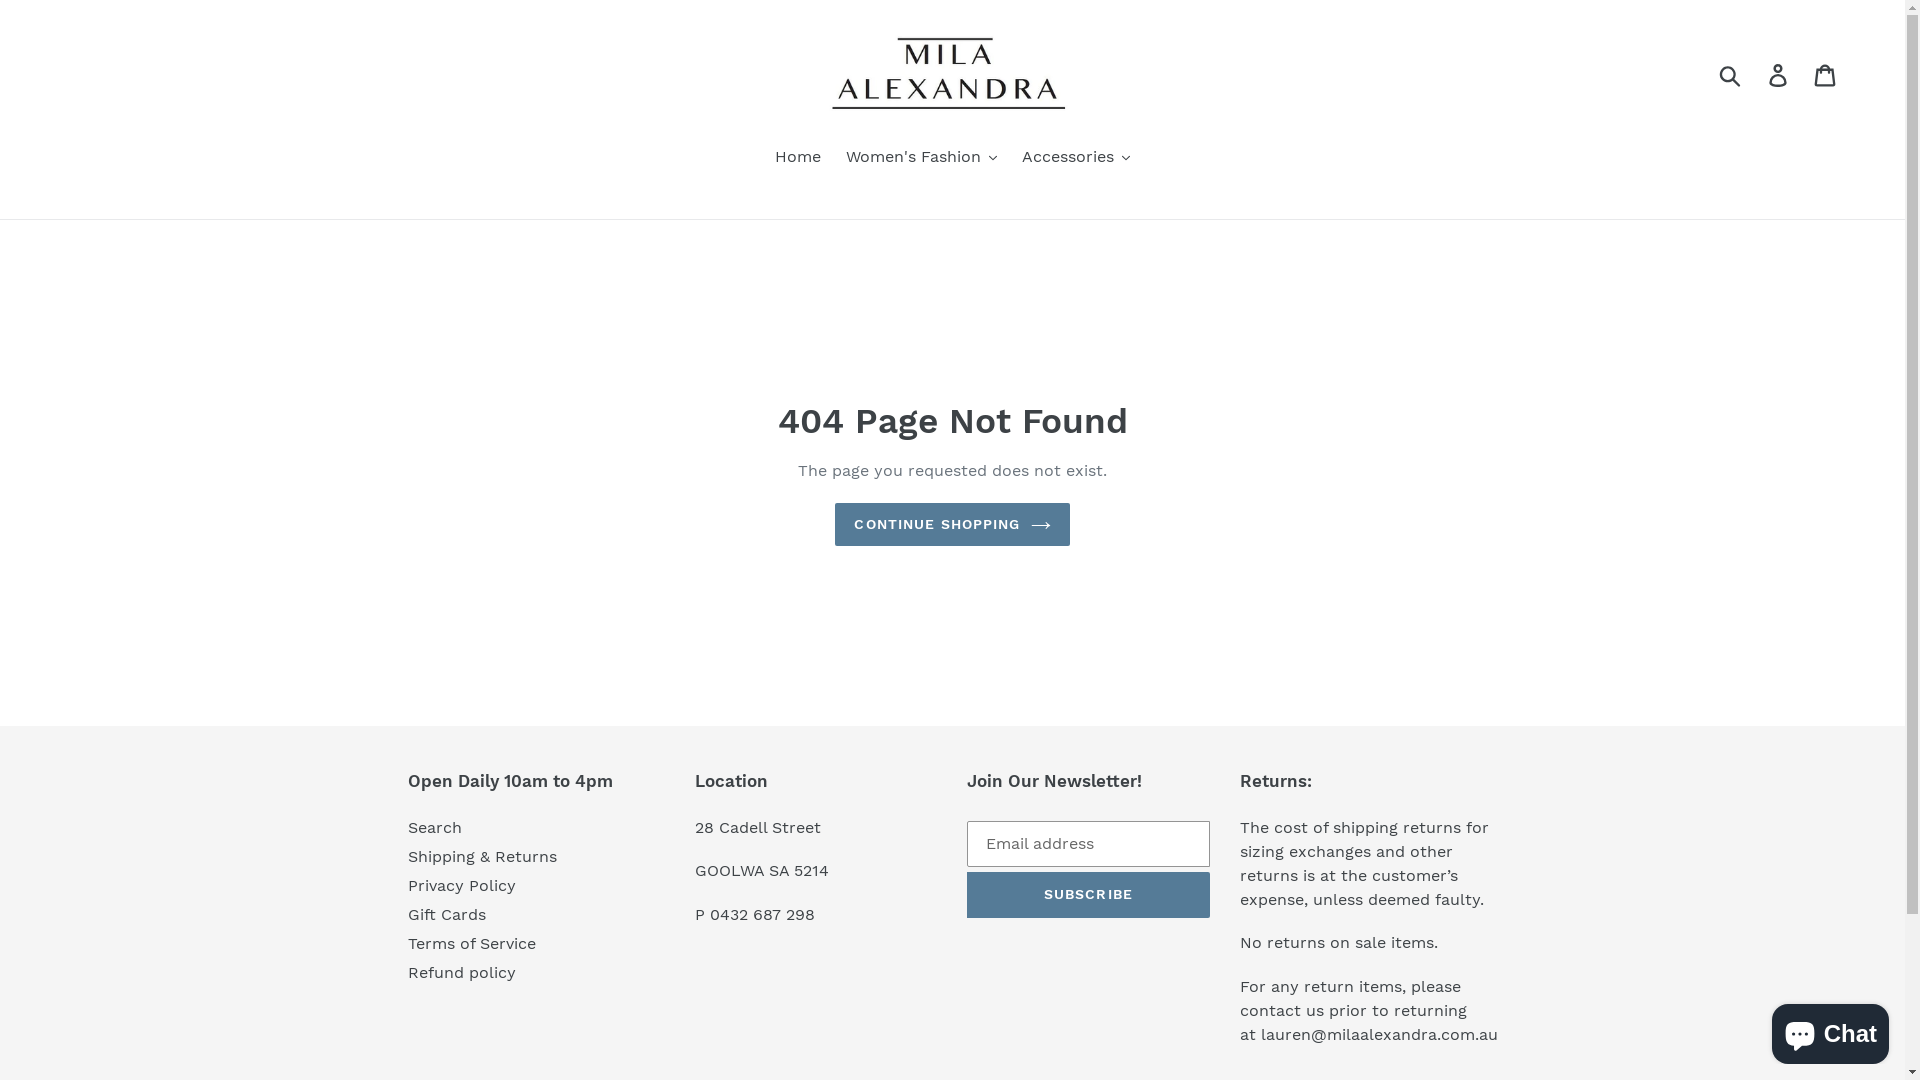  What do you see at coordinates (460, 884) in the screenshot?
I see `'Privacy Policy'` at bounding box center [460, 884].